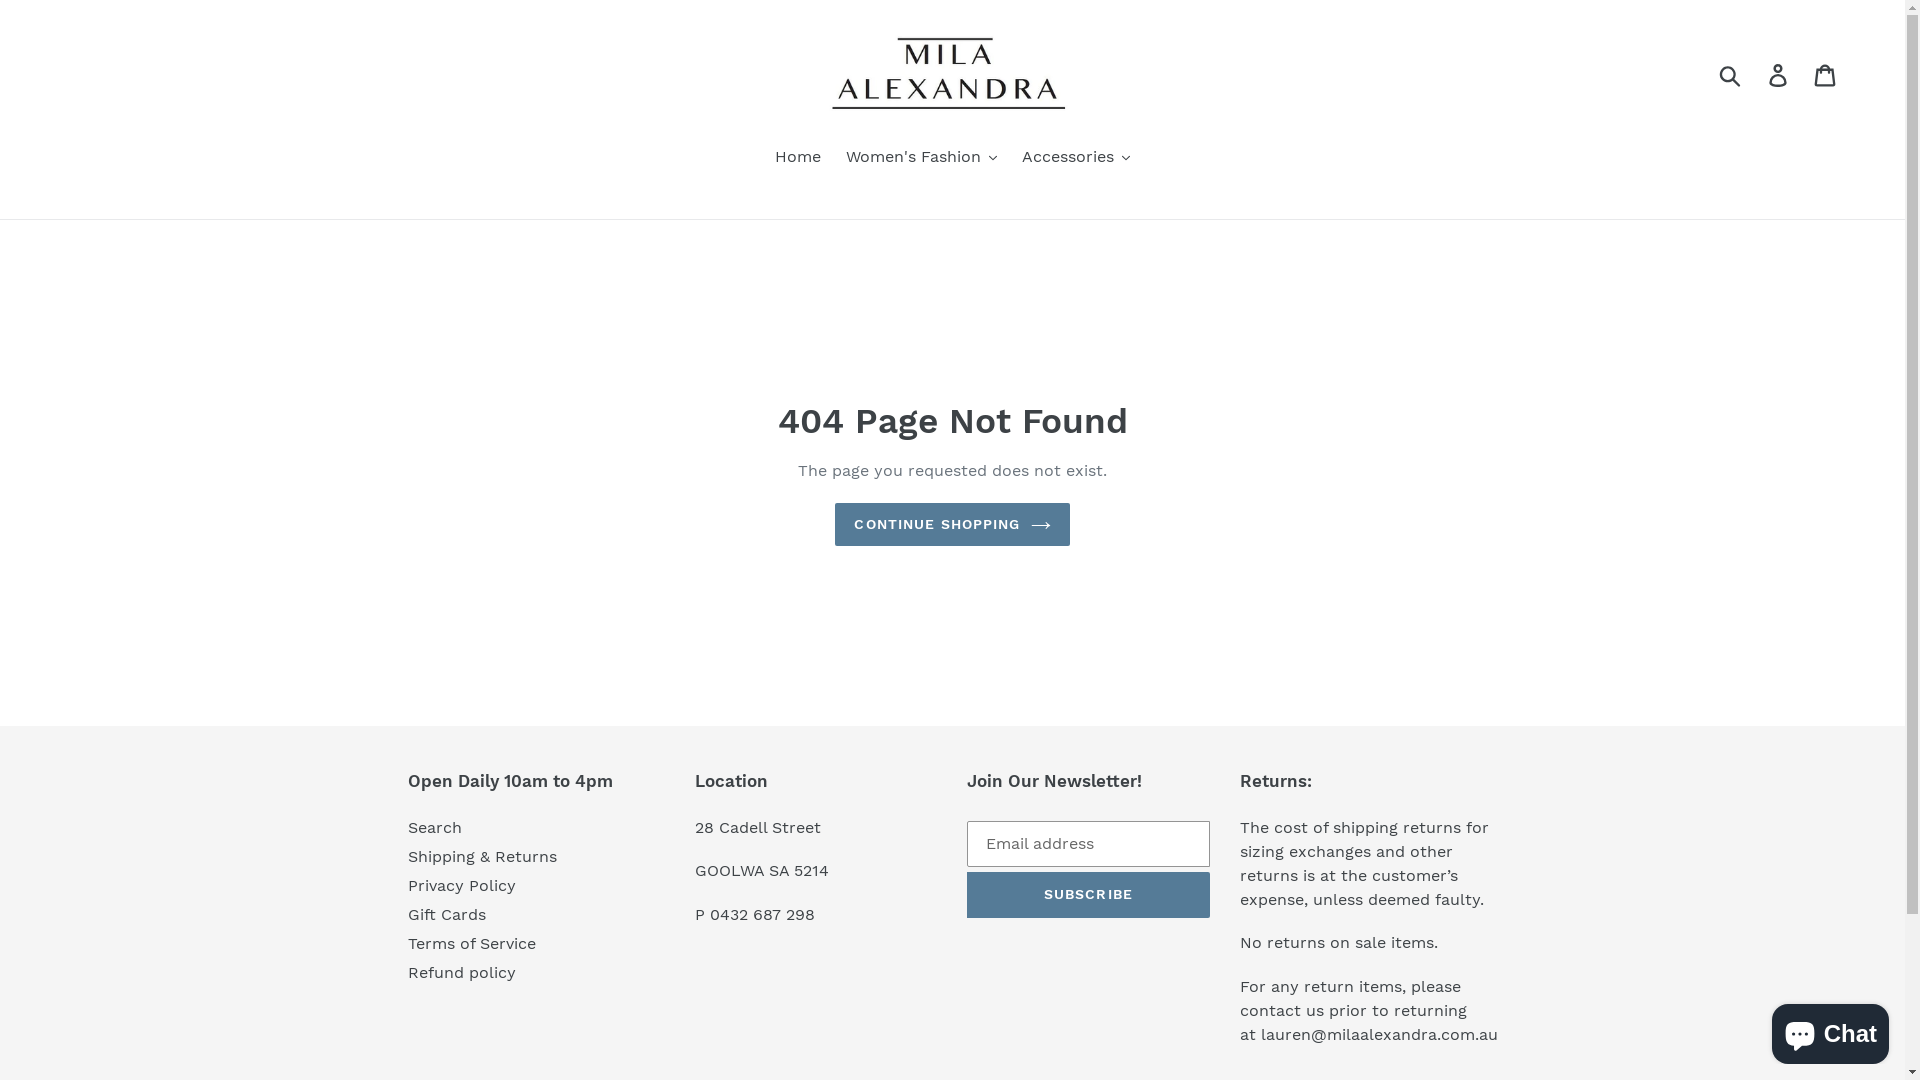  What do you see at coordinates (460, 884) in the screenshot?
I see `'Privacy Policy'` at bounding box center [460, 884].